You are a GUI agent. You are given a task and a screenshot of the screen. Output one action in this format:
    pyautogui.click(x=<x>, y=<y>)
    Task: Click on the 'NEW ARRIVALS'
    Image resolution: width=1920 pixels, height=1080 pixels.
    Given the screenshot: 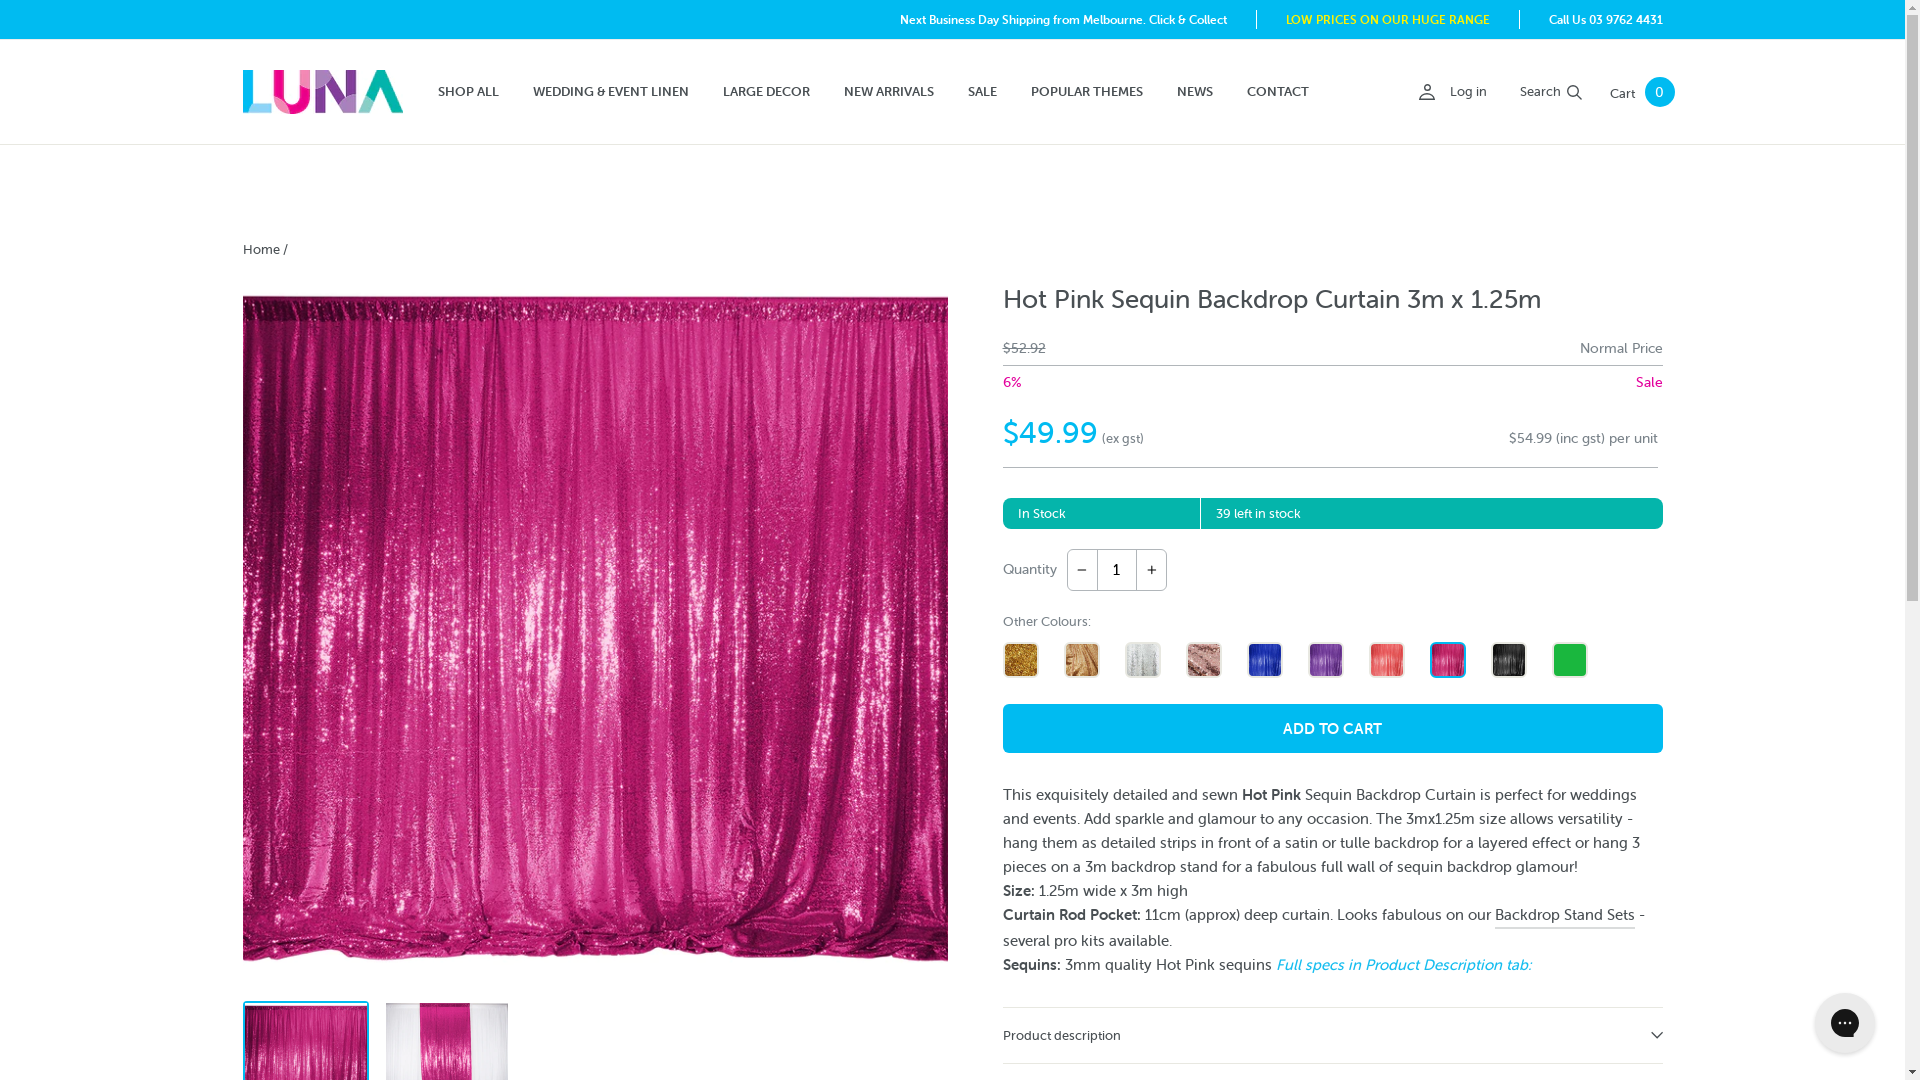 What is the action you would take?
    pyautogui.click(x=887, y=92)
    